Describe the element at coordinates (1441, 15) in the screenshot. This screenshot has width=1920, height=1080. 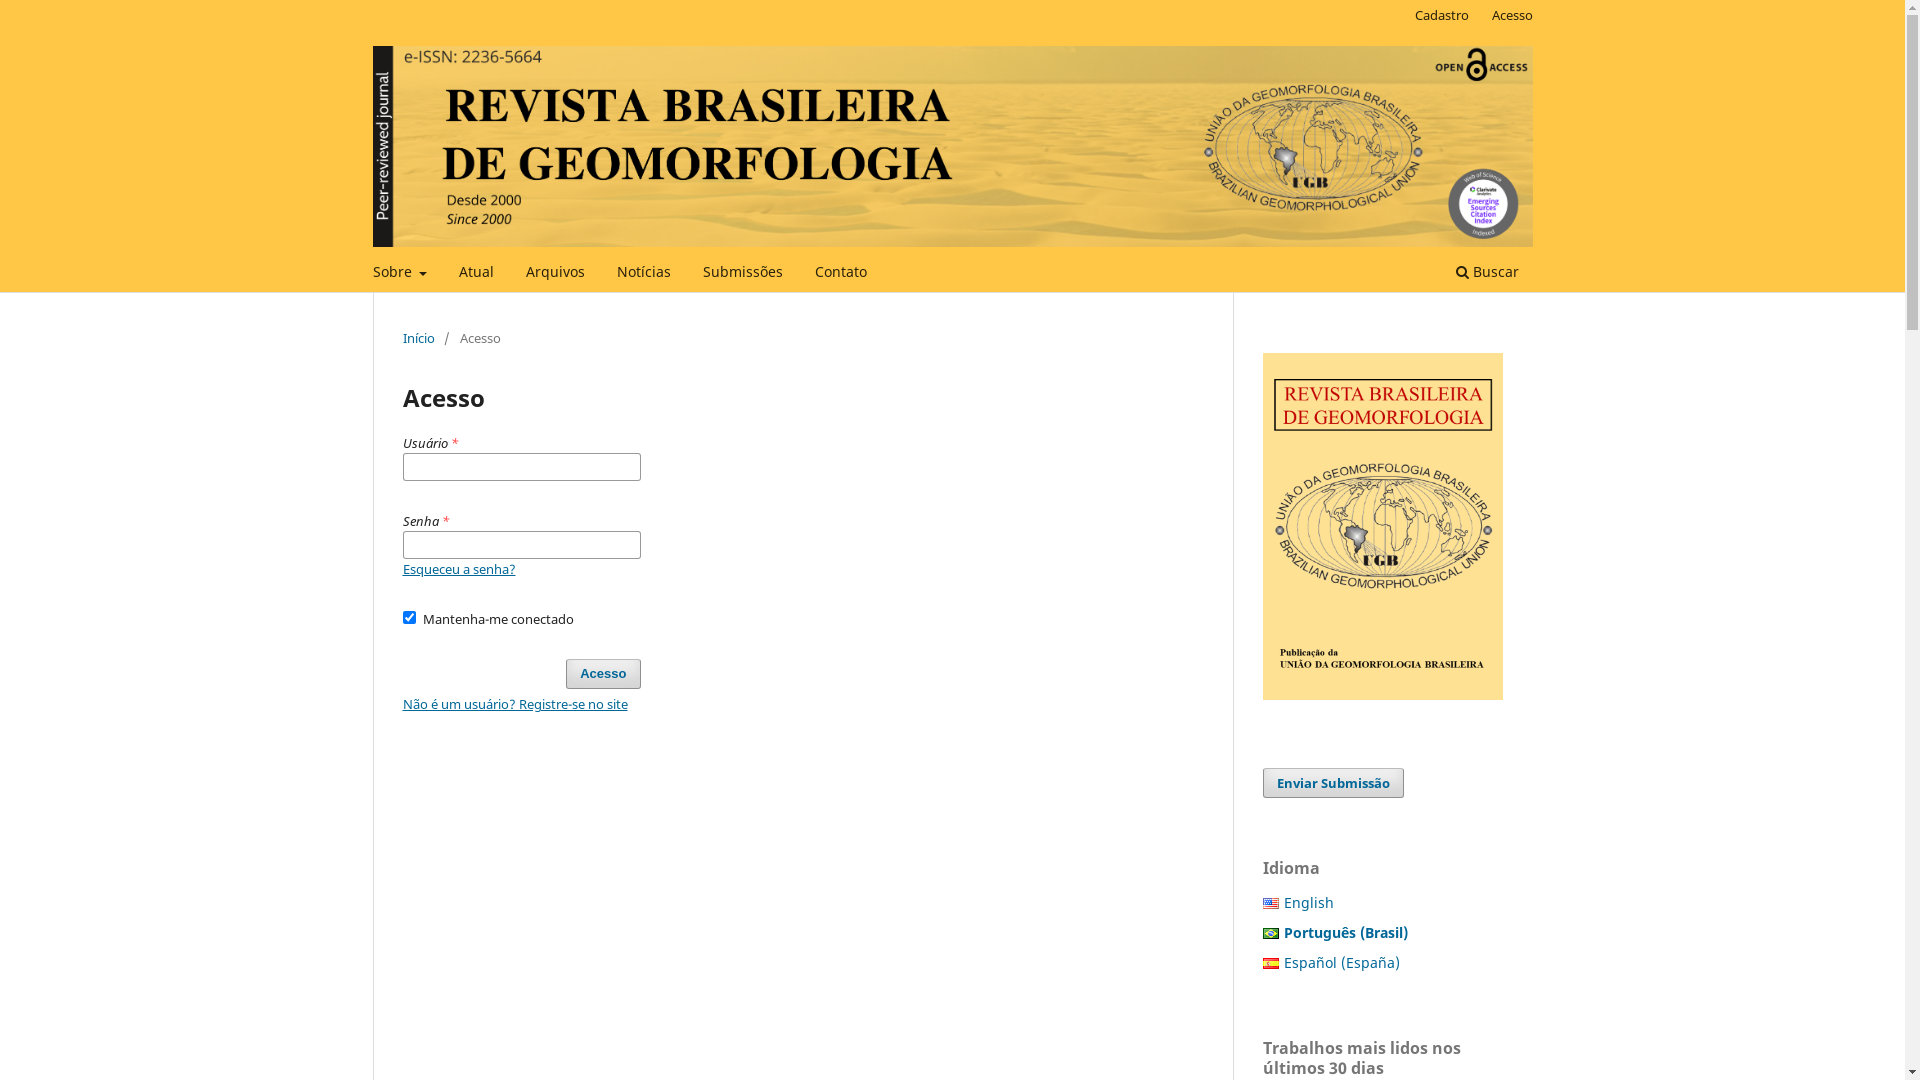
I see `'Cadastro'` at that location.